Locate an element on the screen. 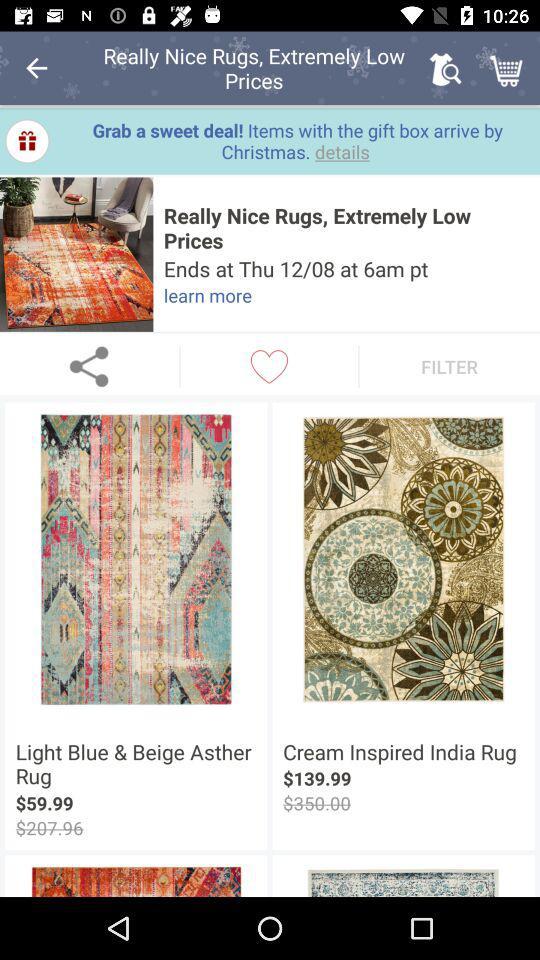 This screenshot has height=960, width=540. icon next to really nice rugs icon is located at coordinates (75, 253).